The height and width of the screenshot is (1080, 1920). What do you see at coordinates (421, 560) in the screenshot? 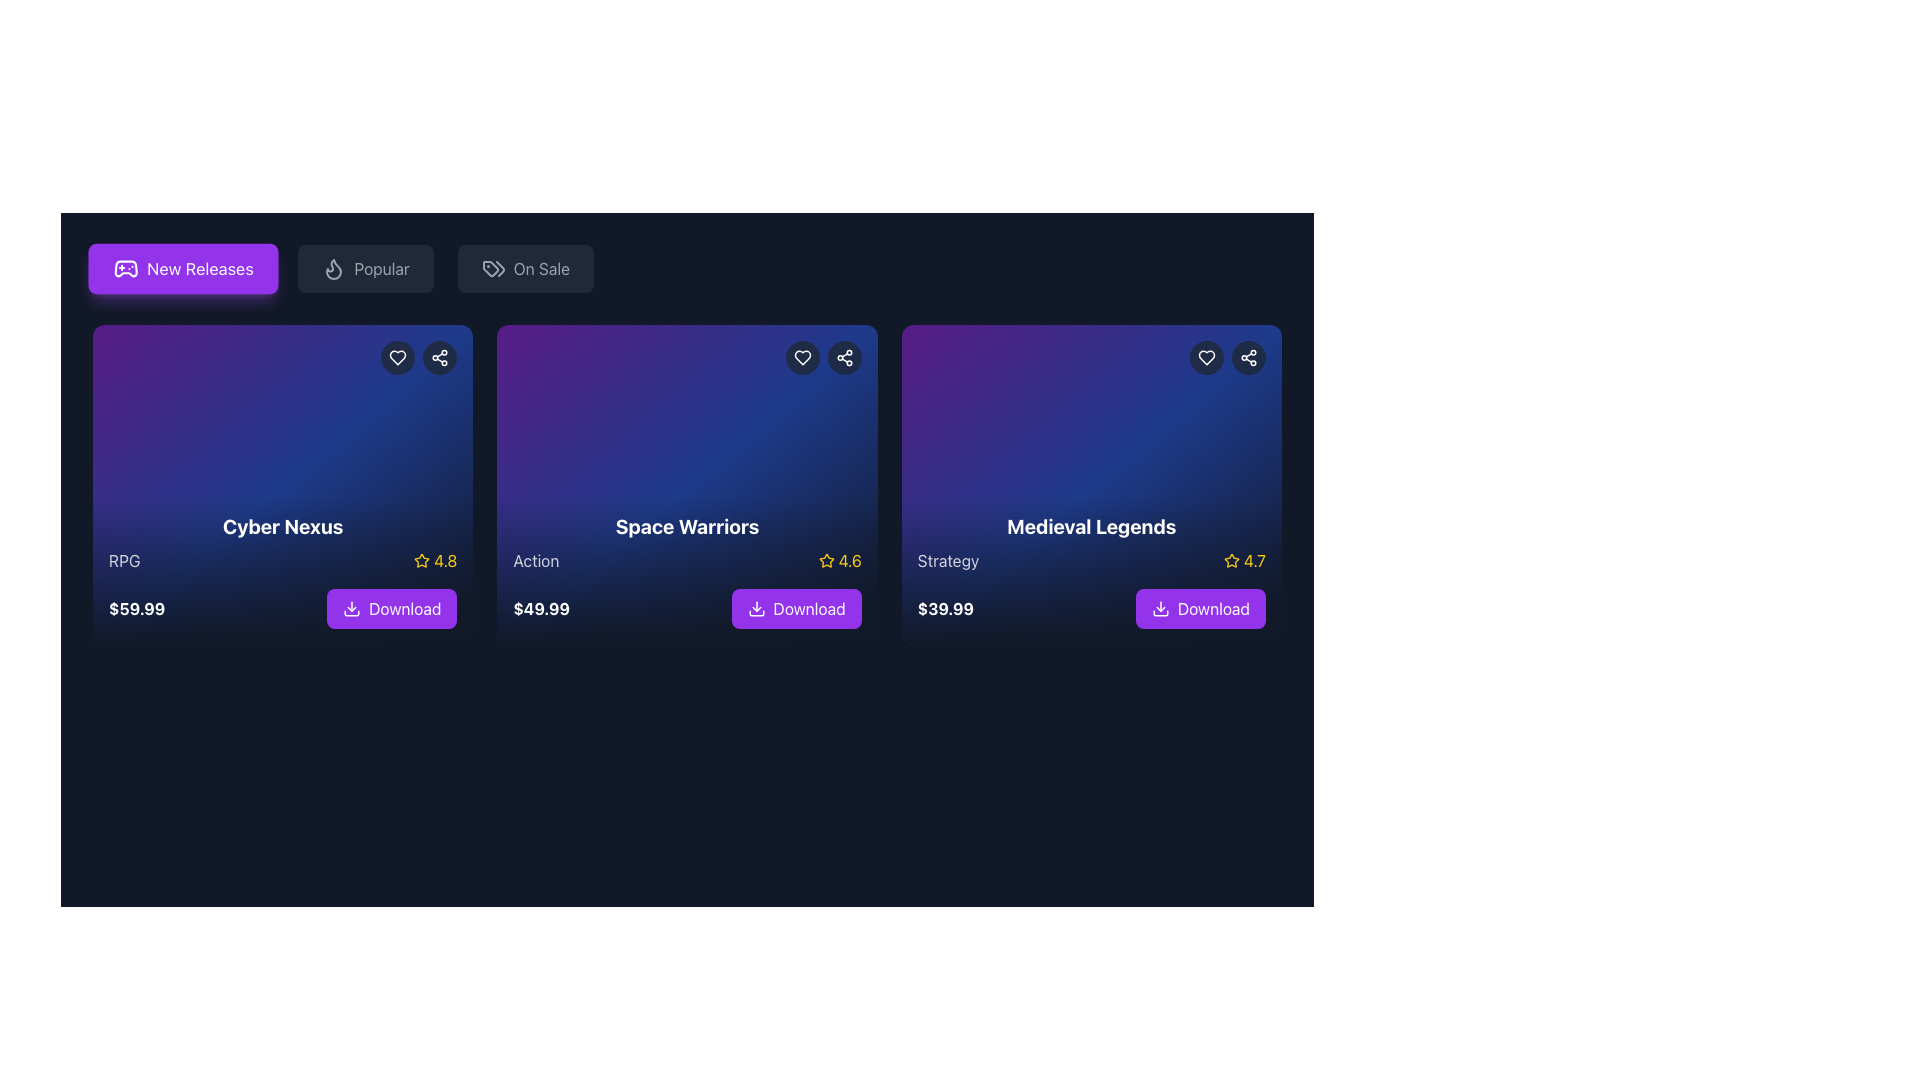
I see `the star-shaped icon with an outlined style that is yellow, part of the rating system next to the text '4.8' for 'Cyber Nexus'` at bounding box center [421, 560].